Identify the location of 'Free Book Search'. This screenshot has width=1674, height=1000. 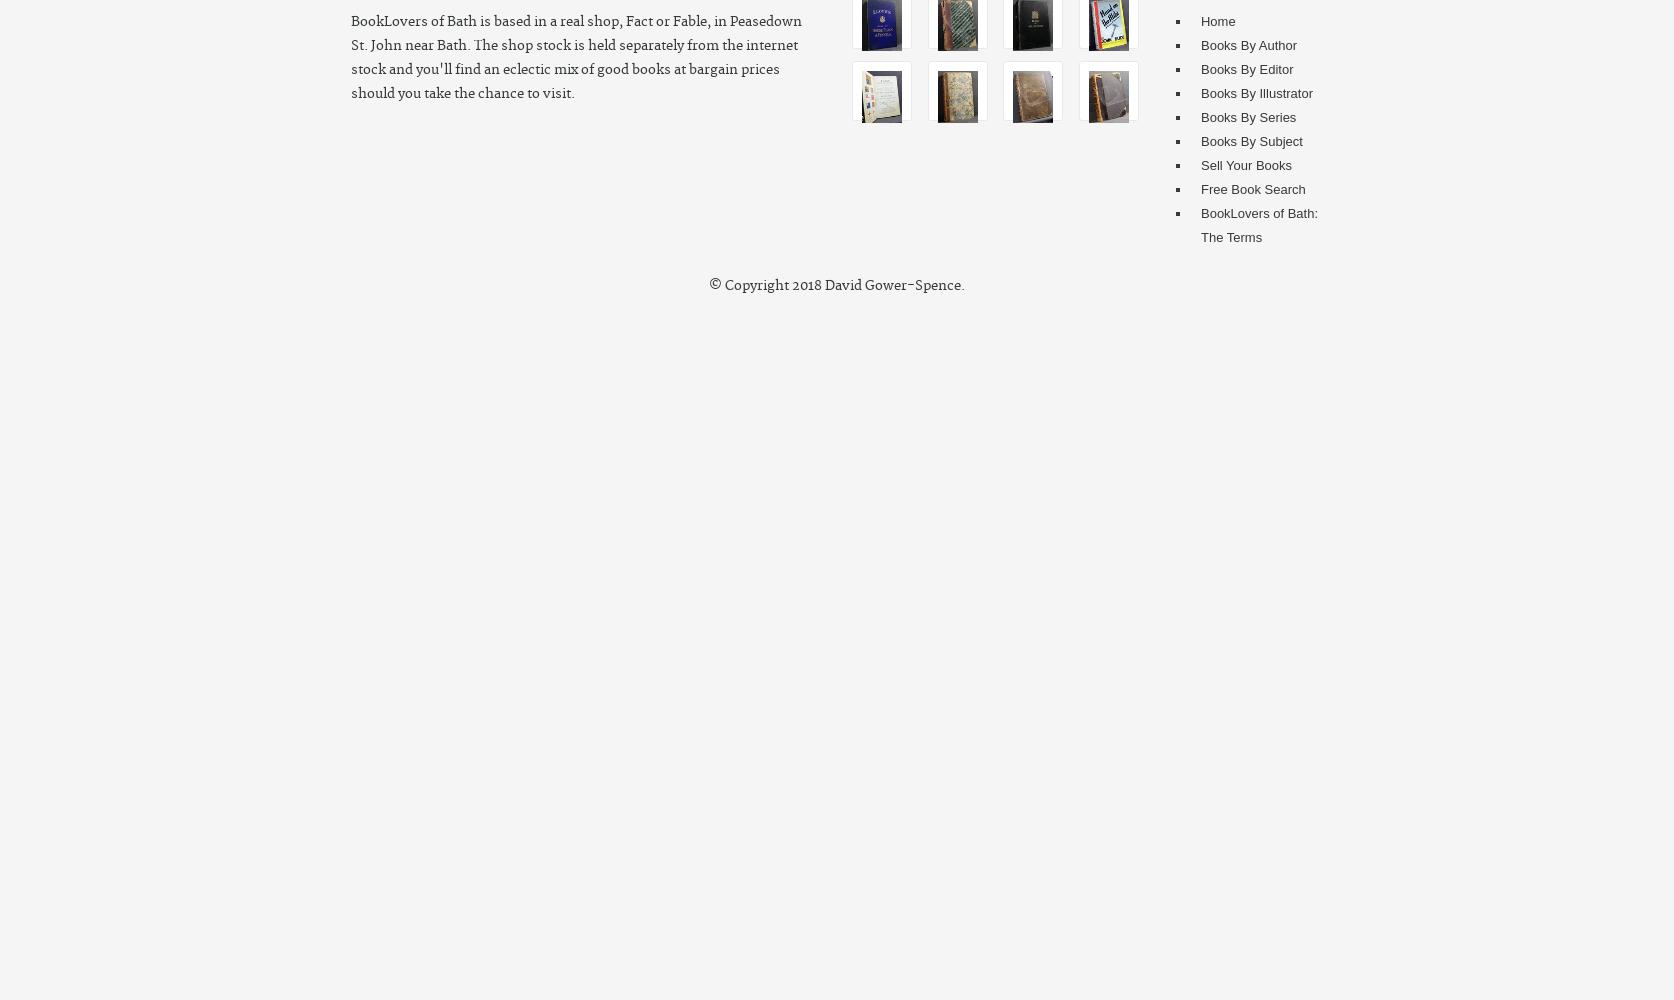
(1252, 188).